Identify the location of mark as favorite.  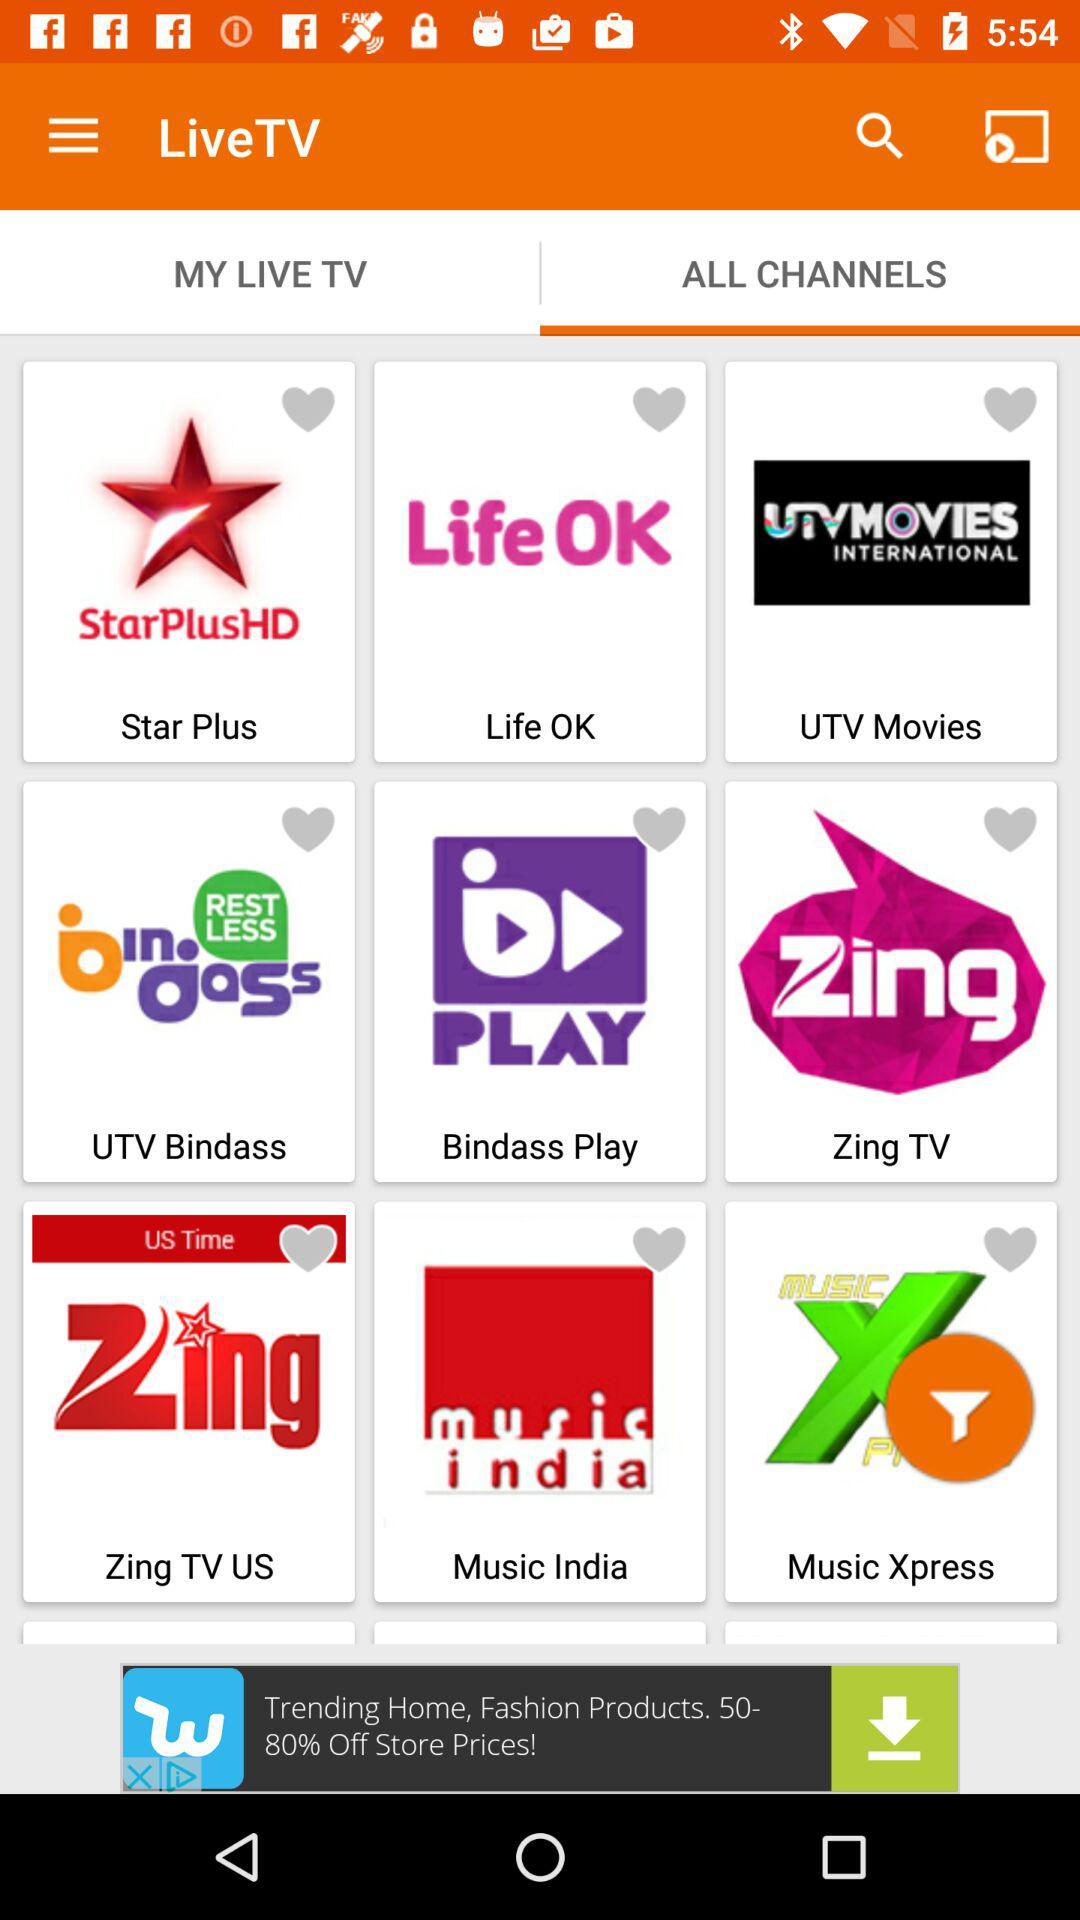
(1010, 407).